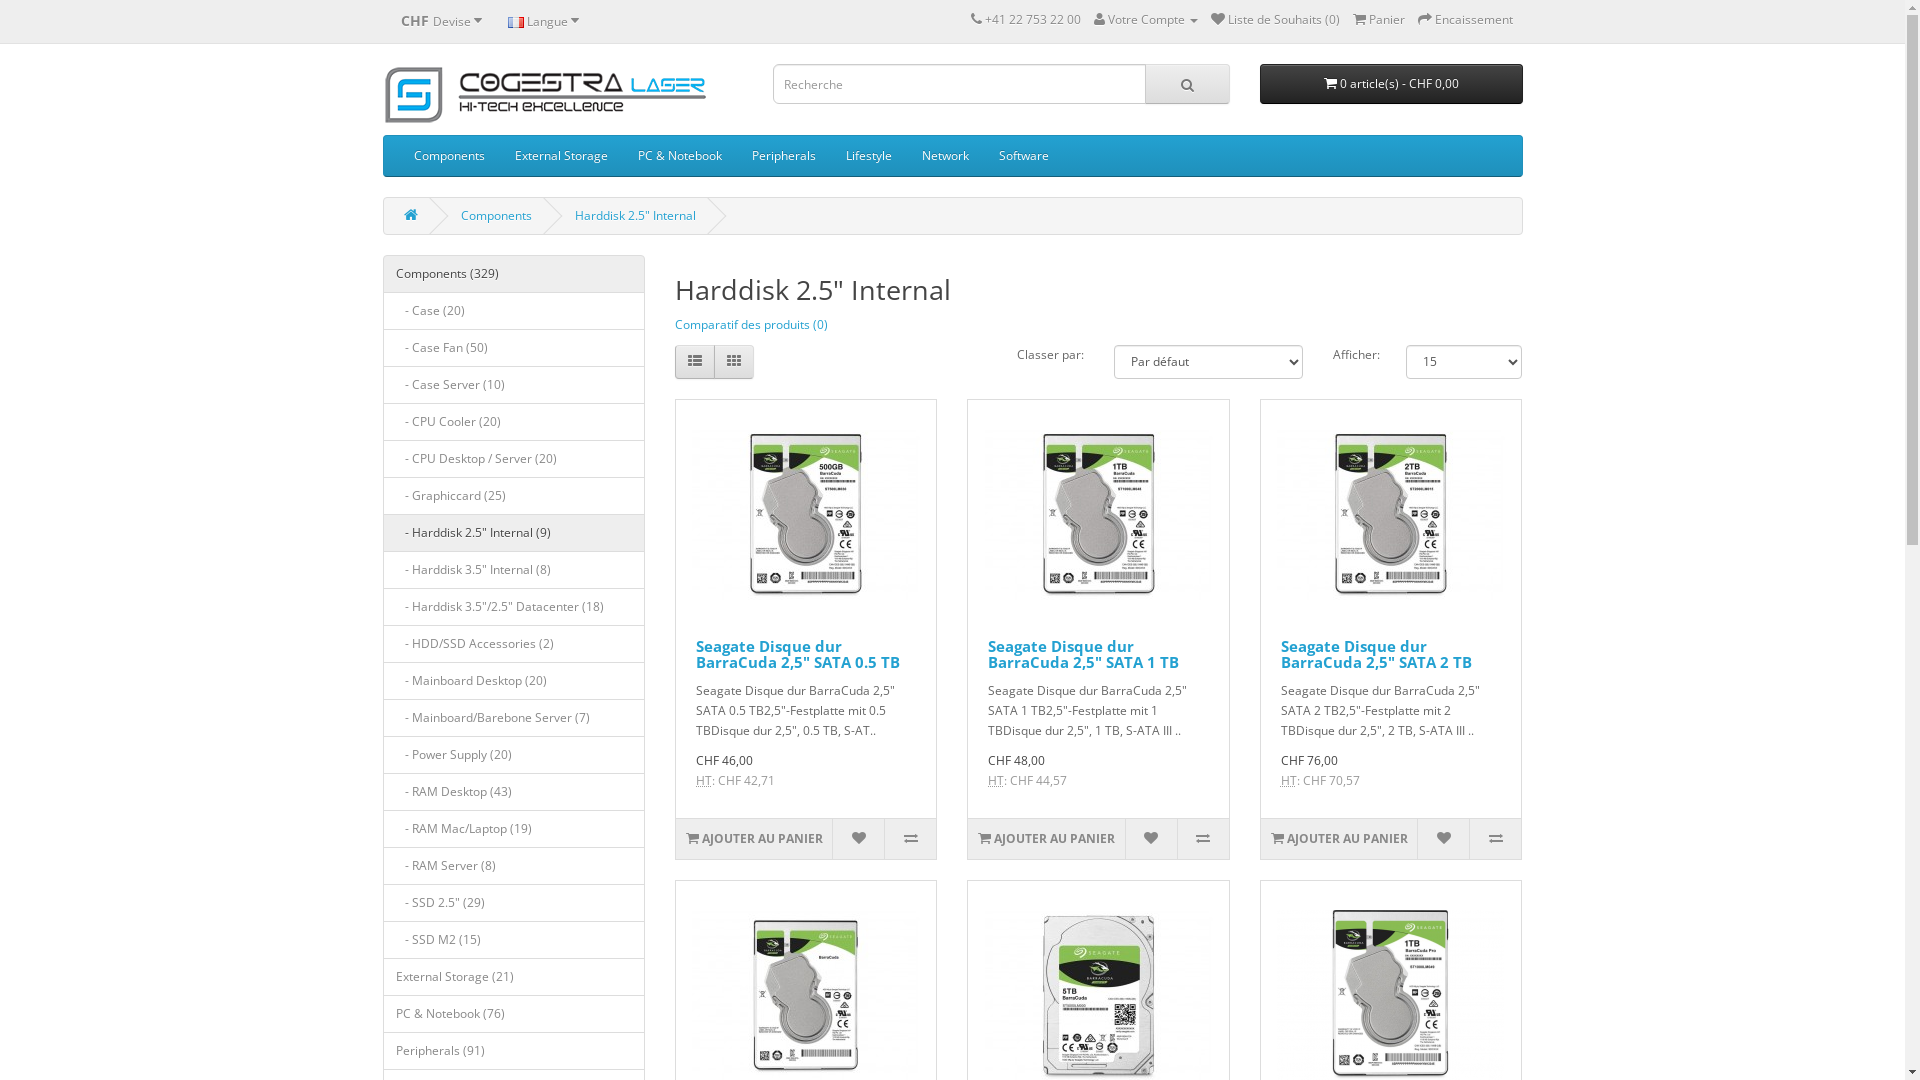 Image resolution: width=1920 pixels, height=1080 pixels. Describe the element at coordinates (796, 654) in the screenshot. I see `'Seagate Disque dur BarraCuda 2,5" SATA 0.5 TB'` at that location.